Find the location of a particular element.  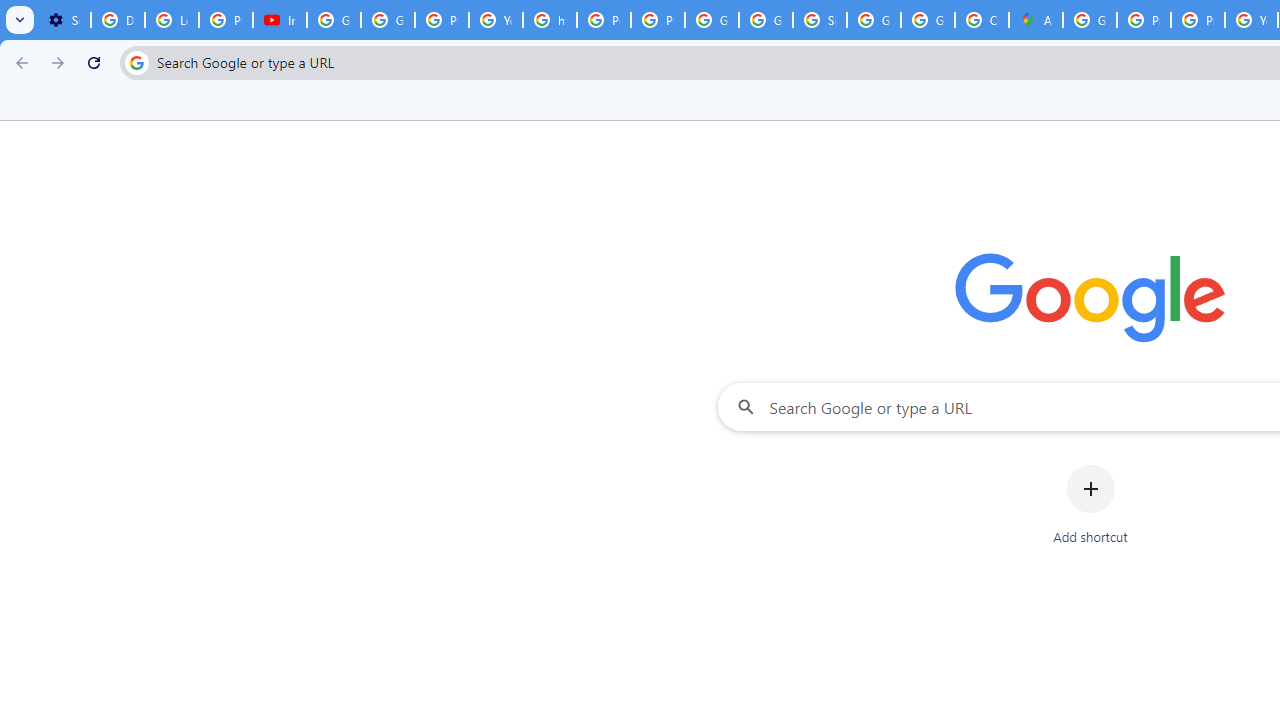

'Add shortcut' is located at coordinates (1089, 504).